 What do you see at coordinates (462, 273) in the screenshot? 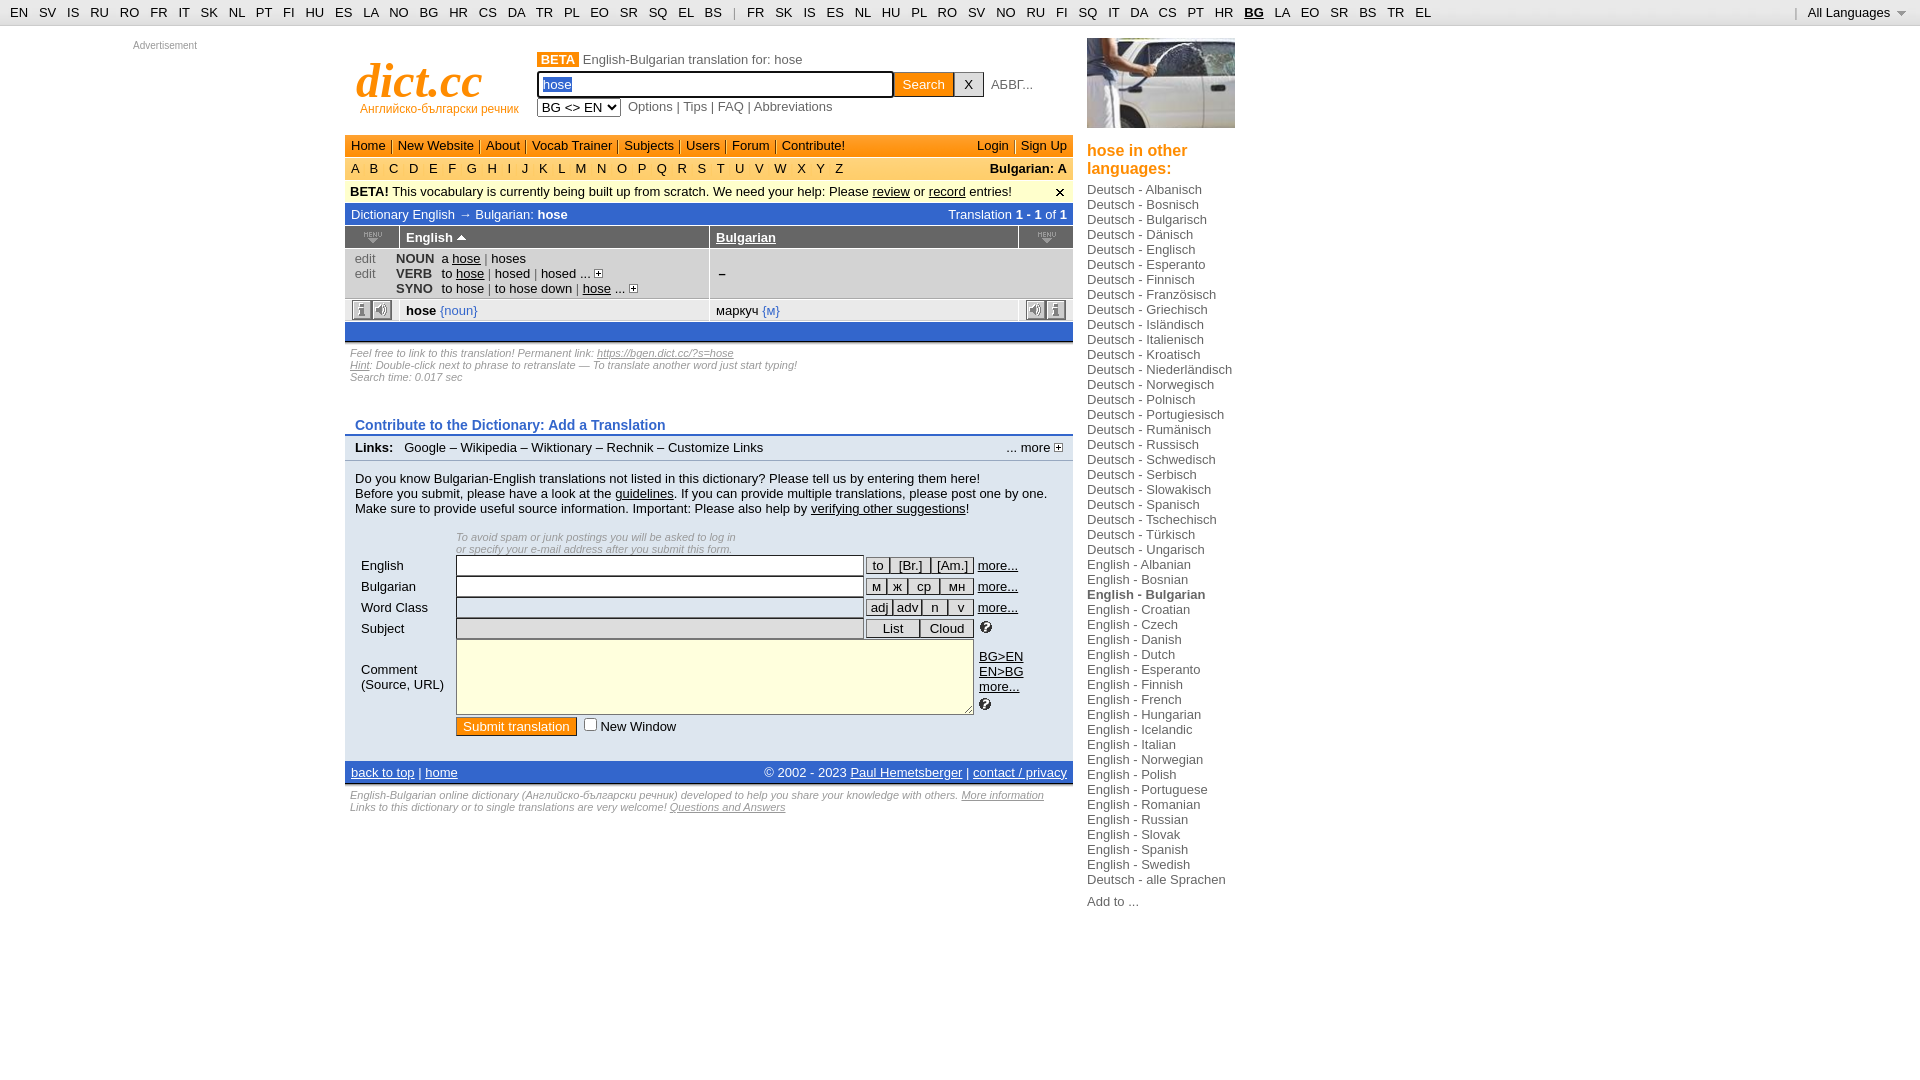
I see `'to hose'` at bounding box center [462, 273].